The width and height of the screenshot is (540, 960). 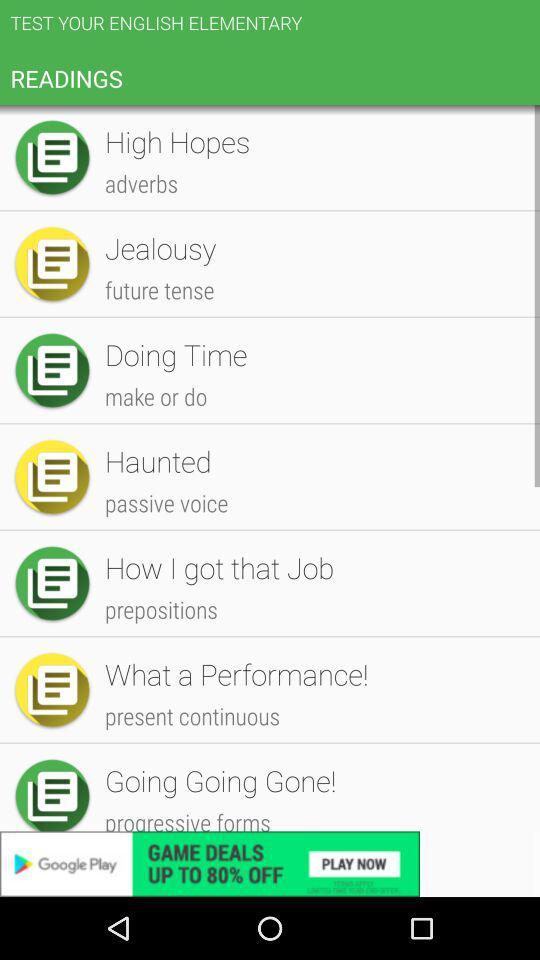 What do you see at coordinates (312, 545) in the screenshot?
I see `the millionaire` at bounding box center [312, 545].